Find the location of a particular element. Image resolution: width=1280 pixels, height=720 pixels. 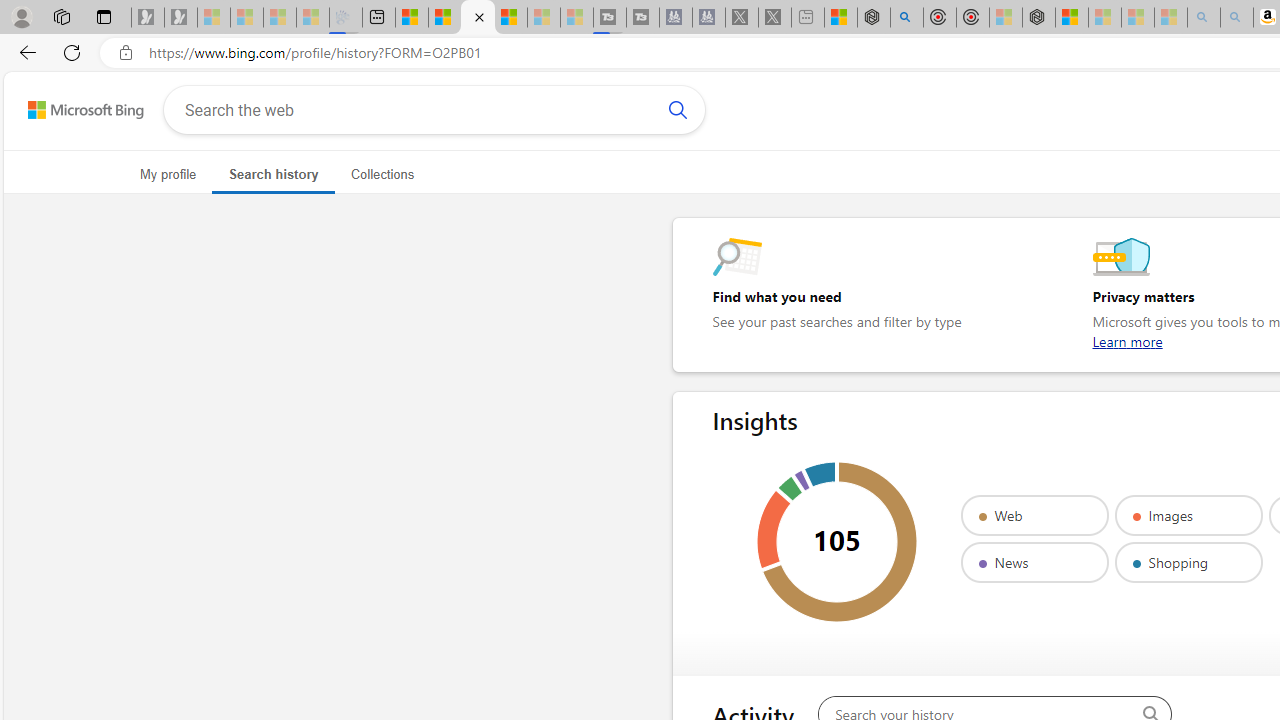

'Shopping' is located at coordinates (1188, 562).